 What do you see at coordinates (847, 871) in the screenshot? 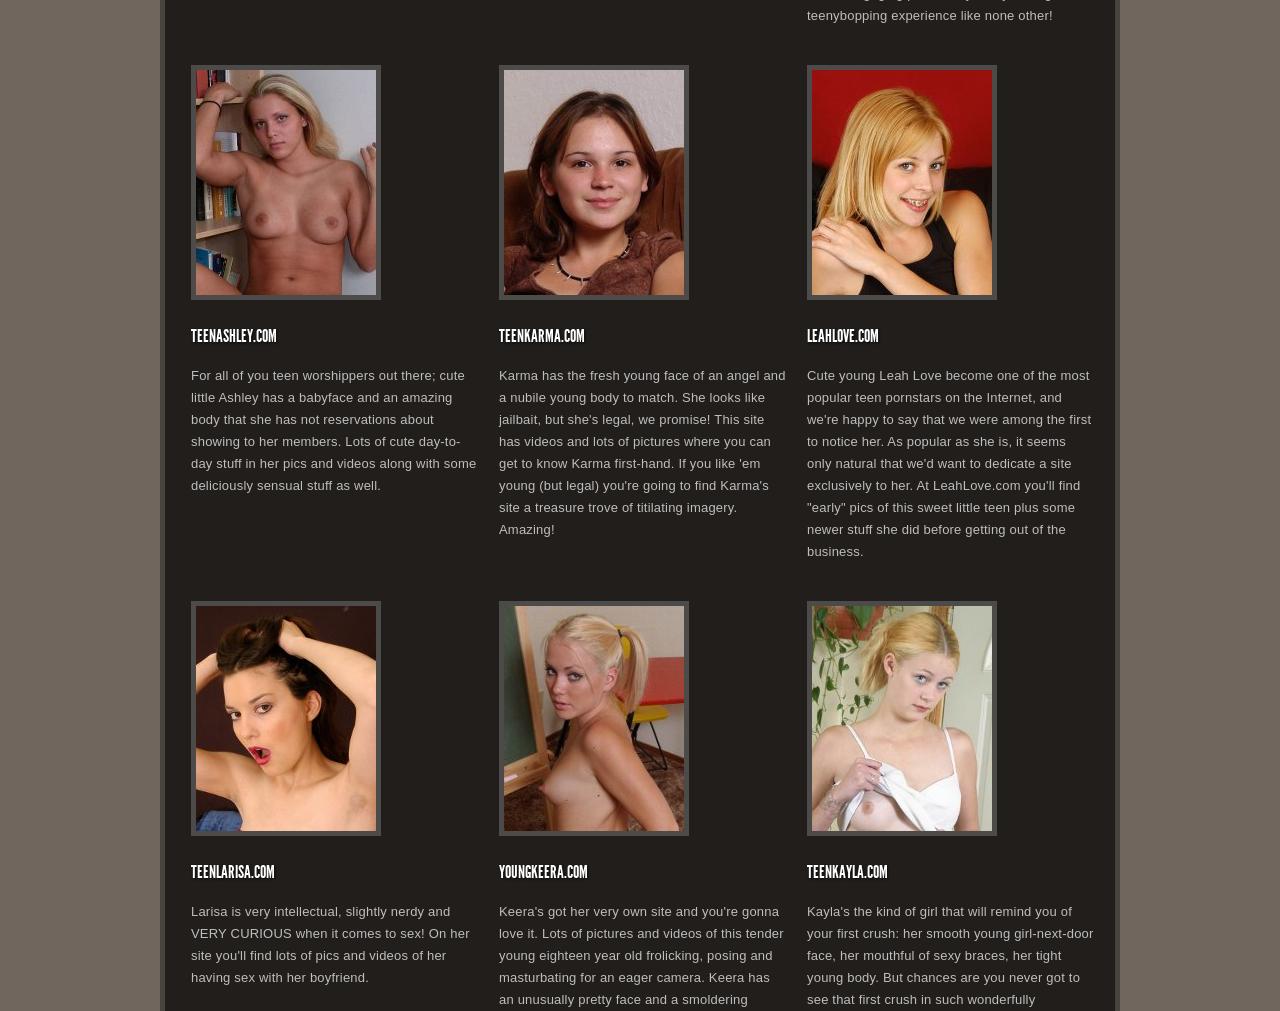
I see `'TeenKayla.com'` at bounding box center [847, 871].